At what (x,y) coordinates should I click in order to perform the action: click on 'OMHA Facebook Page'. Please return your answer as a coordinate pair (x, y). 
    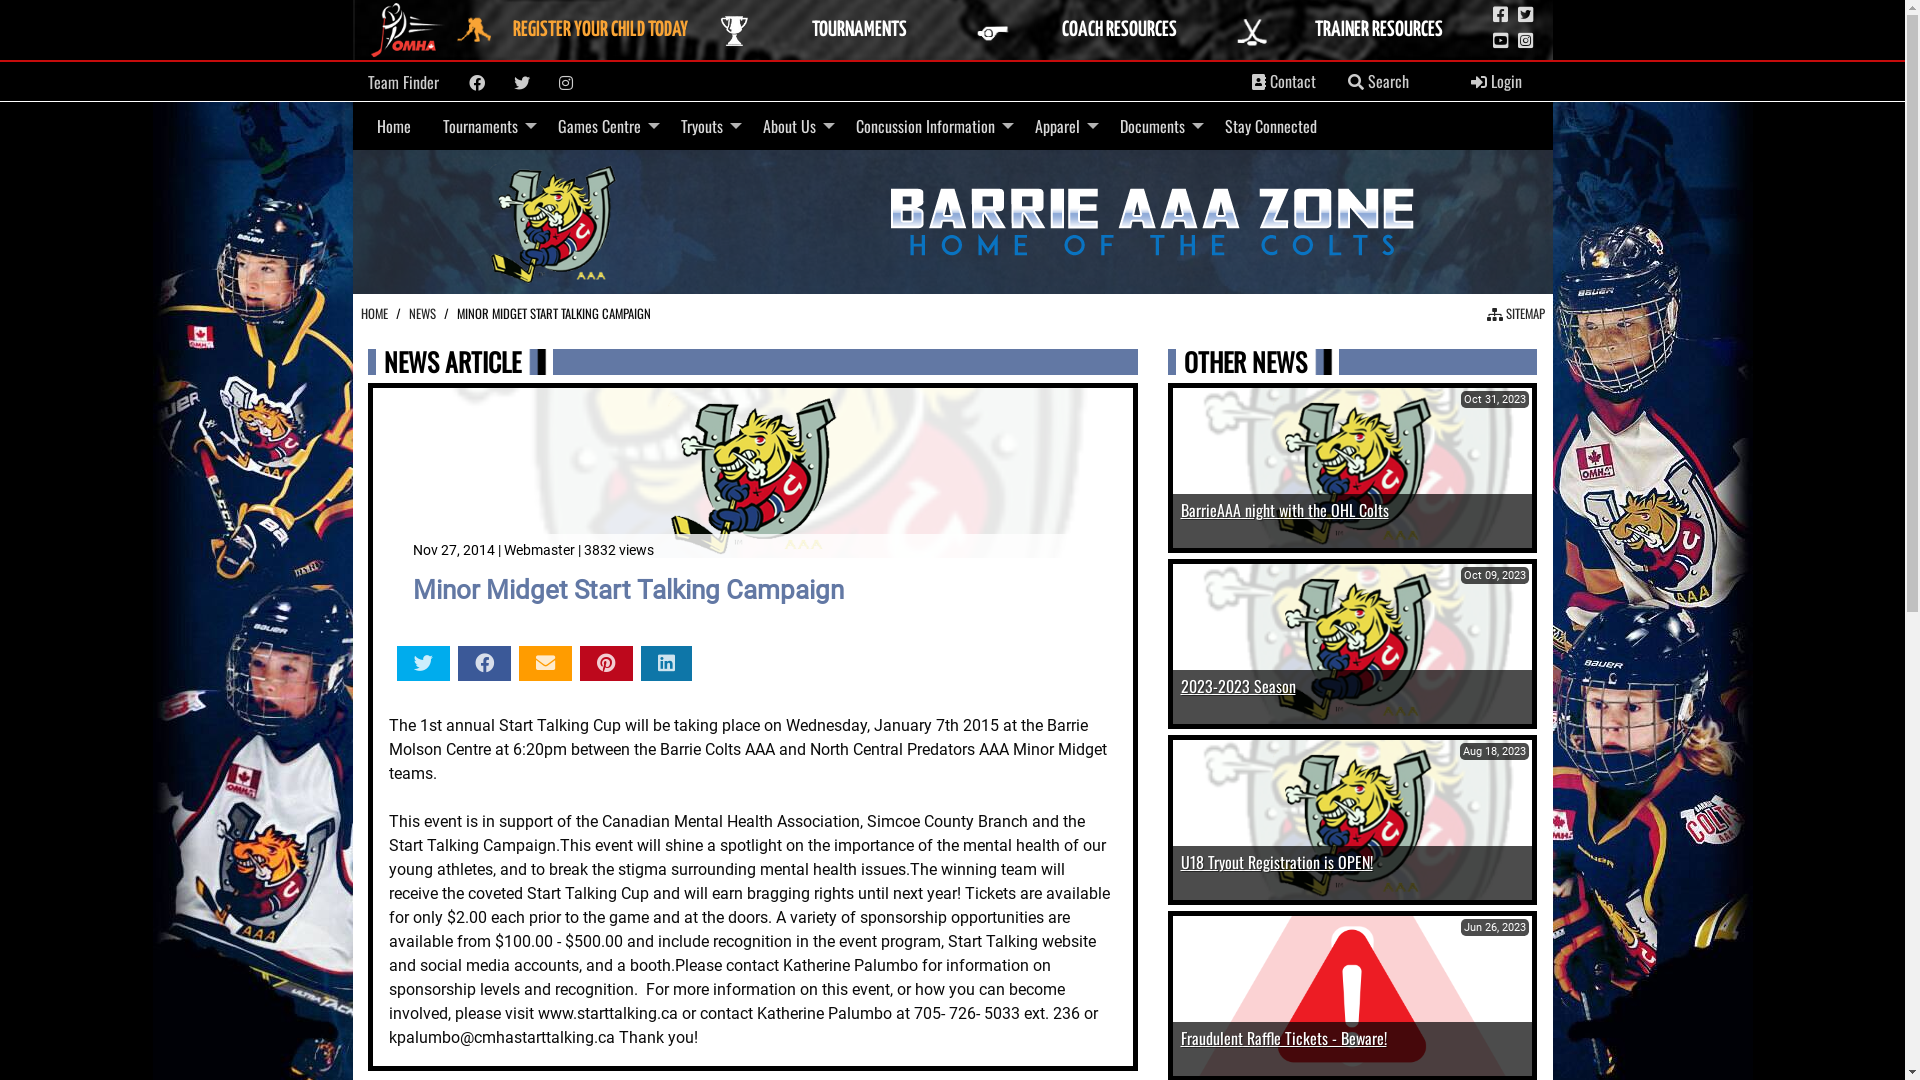
    Looking at the image, I should click on (1492, 15).